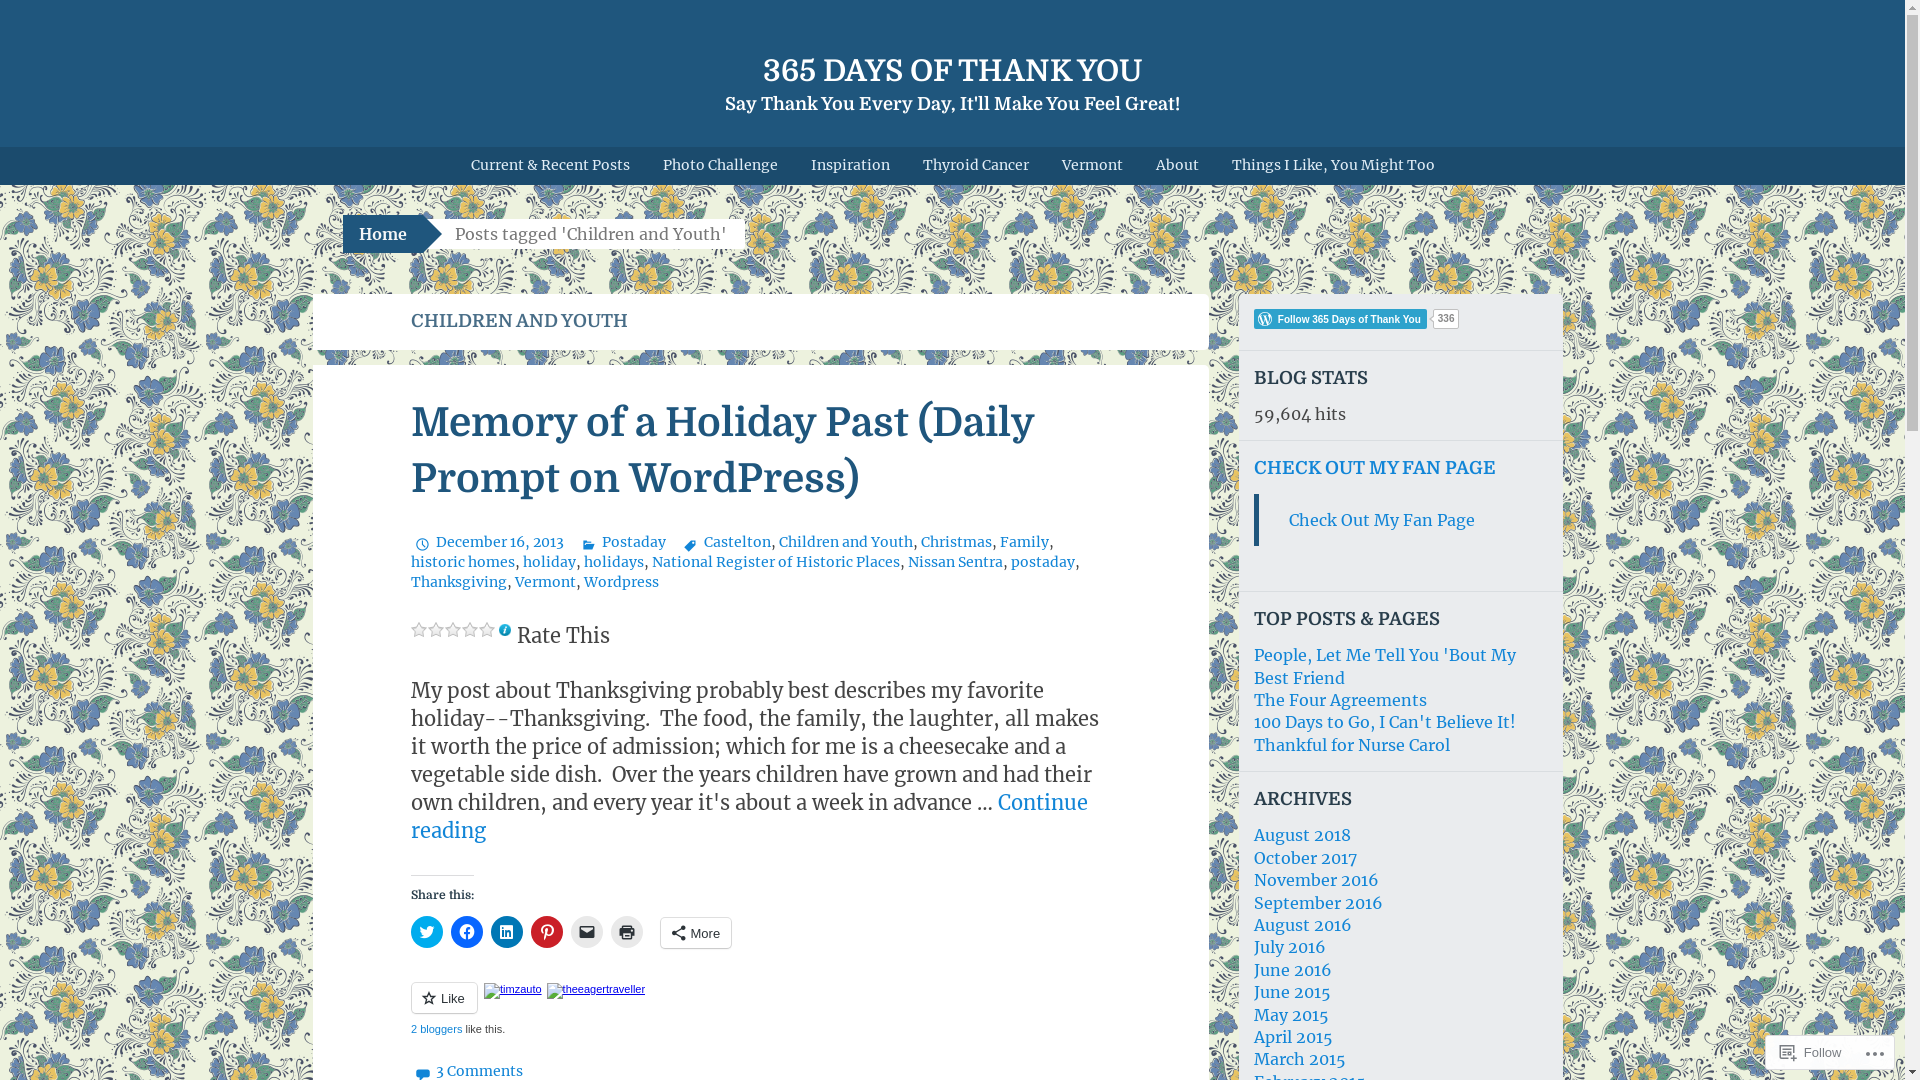 Image resolution: width=1920 pixels, height=1080 pixels. Describe the element at coordinates (1024, 542) in the screenshot. I see `'Family'` at that location.